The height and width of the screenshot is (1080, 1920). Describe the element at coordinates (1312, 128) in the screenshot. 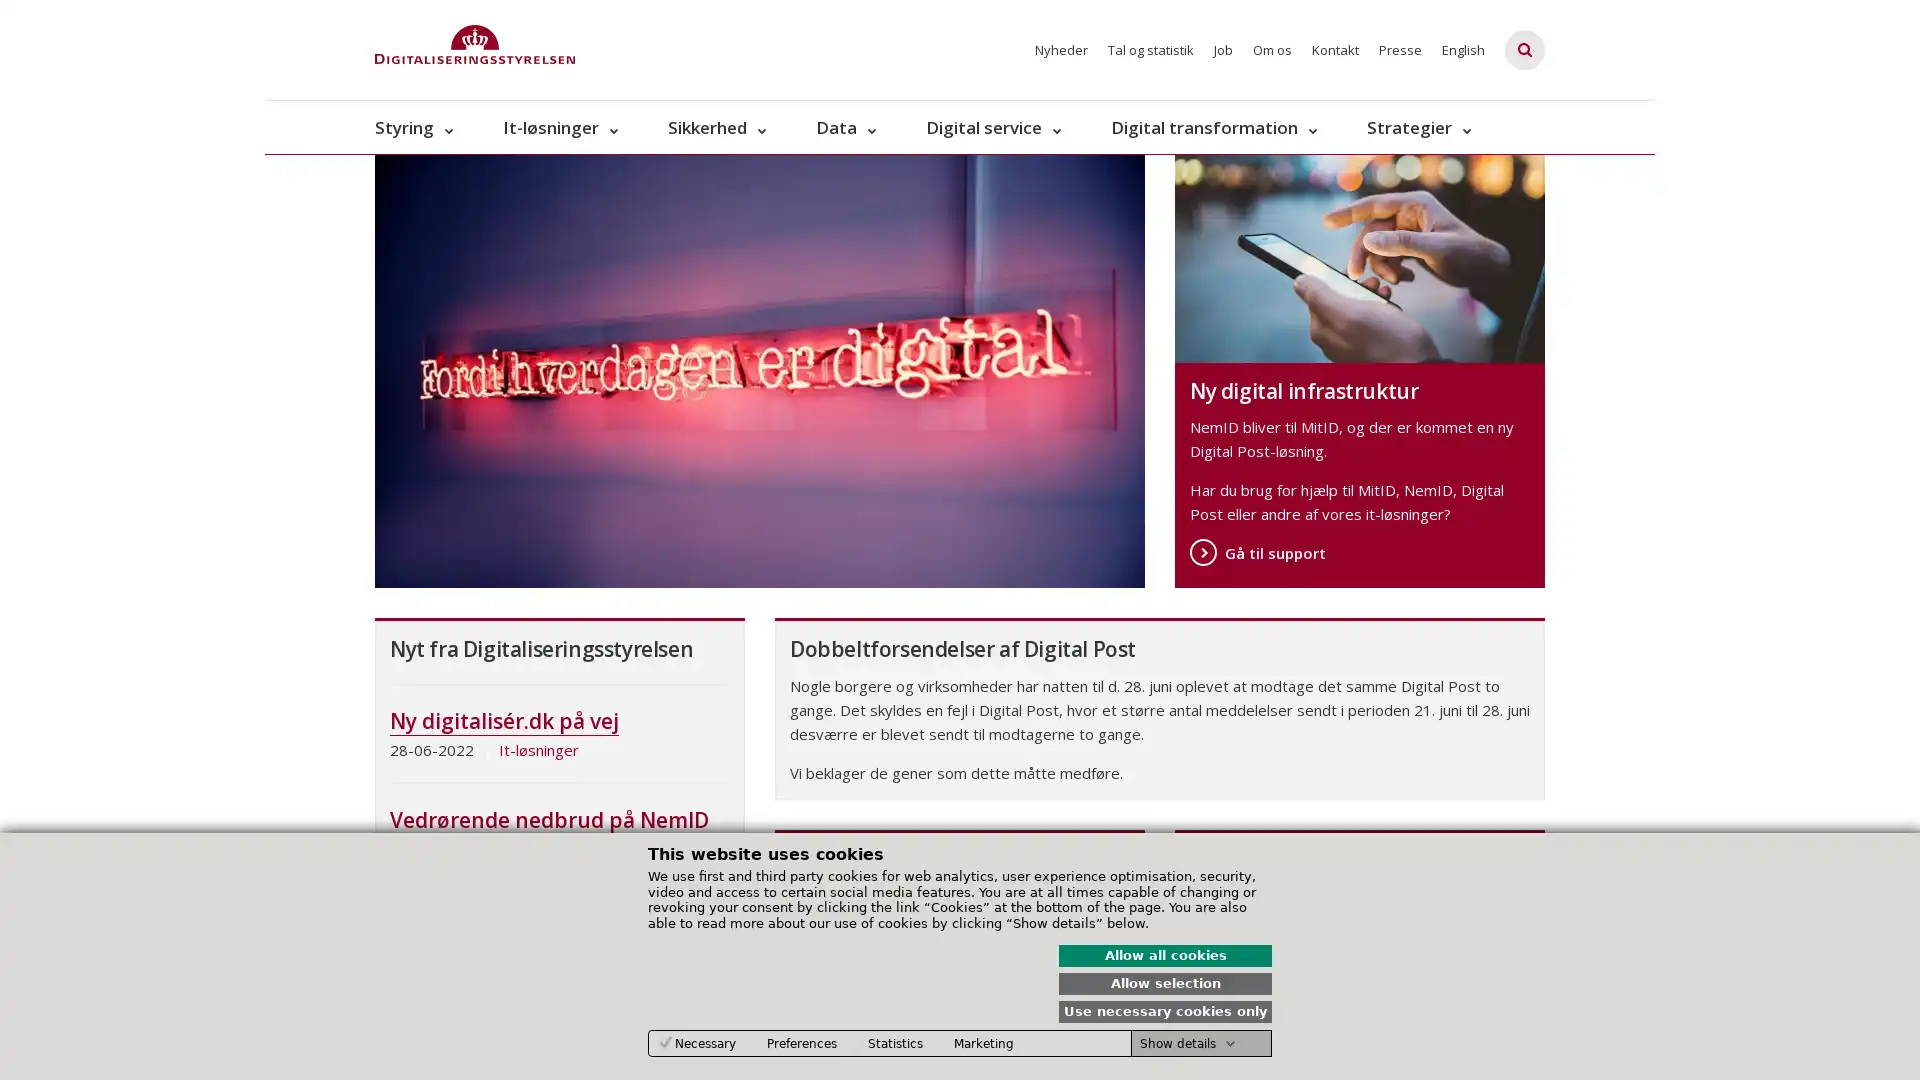

I see `Digital transformation - flere links` at that location.